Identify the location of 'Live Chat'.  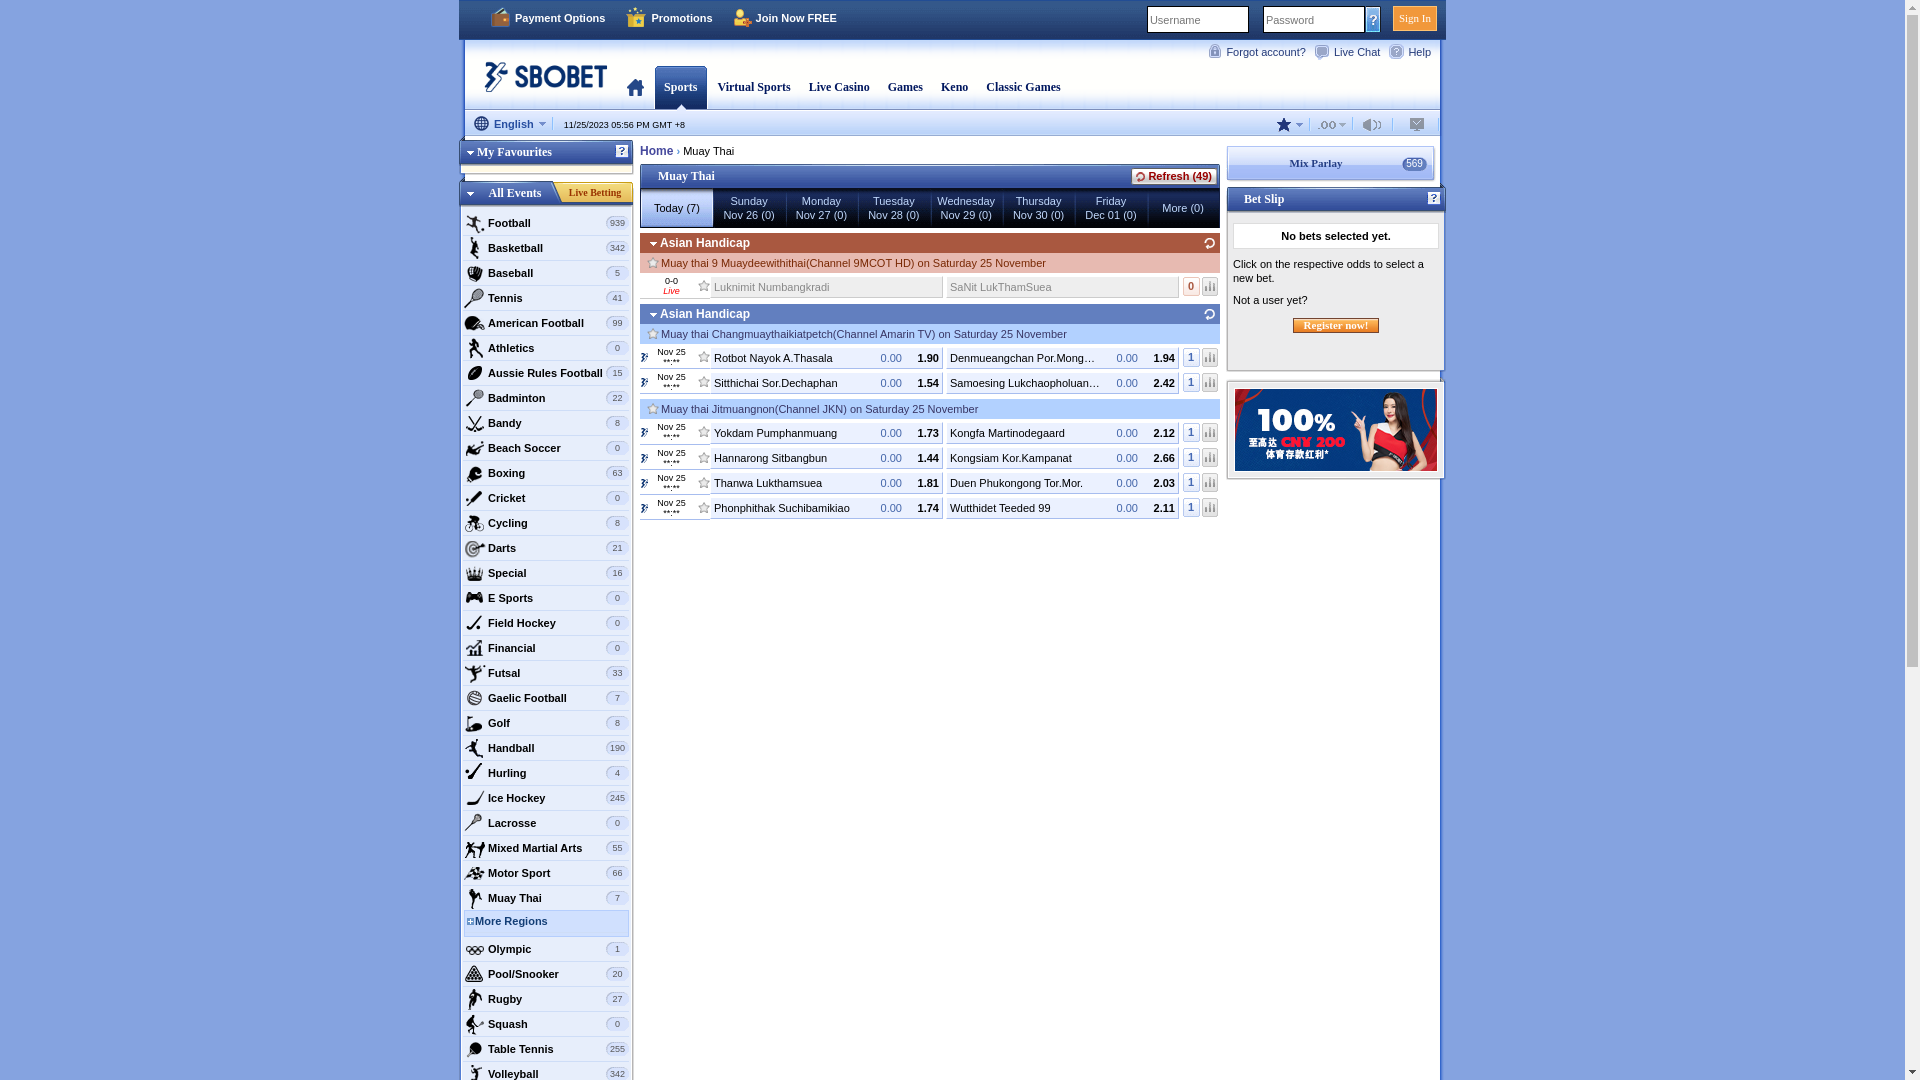
(1314, 50).